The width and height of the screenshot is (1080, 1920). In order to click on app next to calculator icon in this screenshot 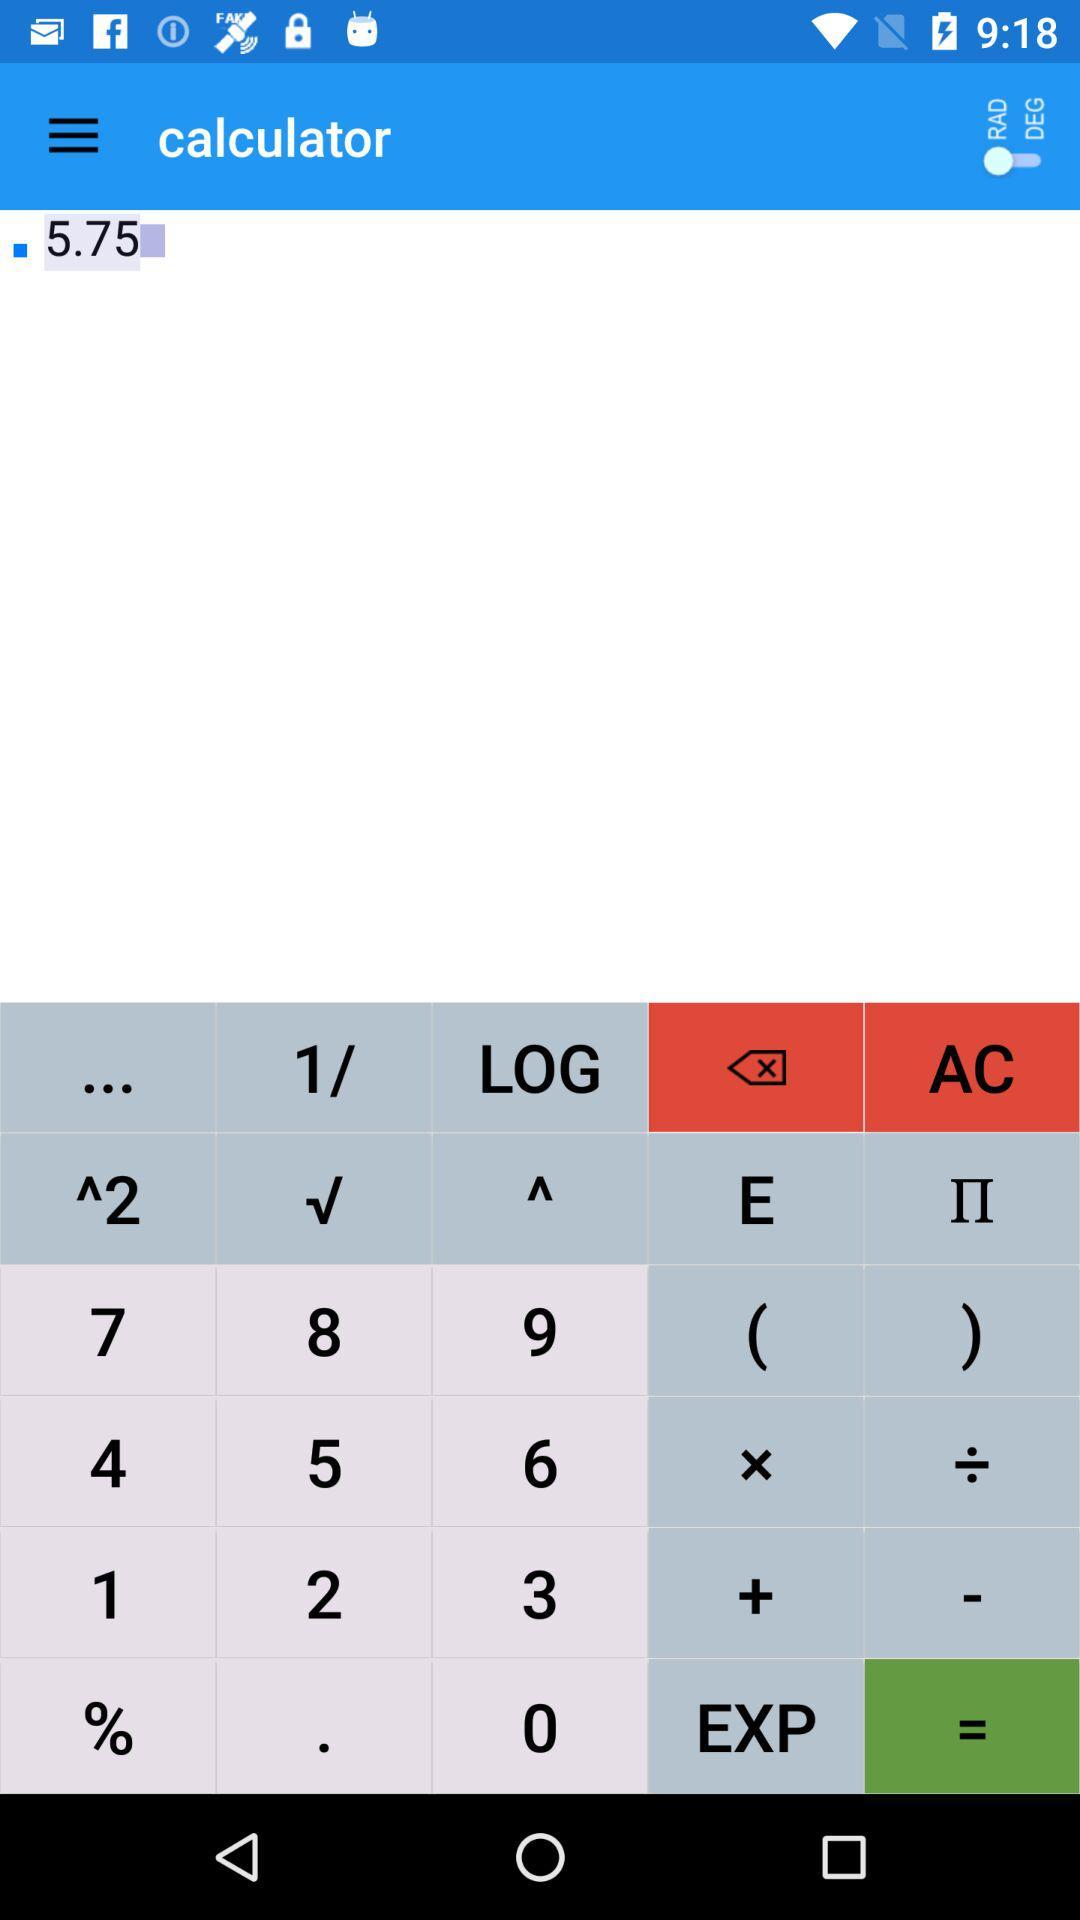, I will do `click(72, 135)`.